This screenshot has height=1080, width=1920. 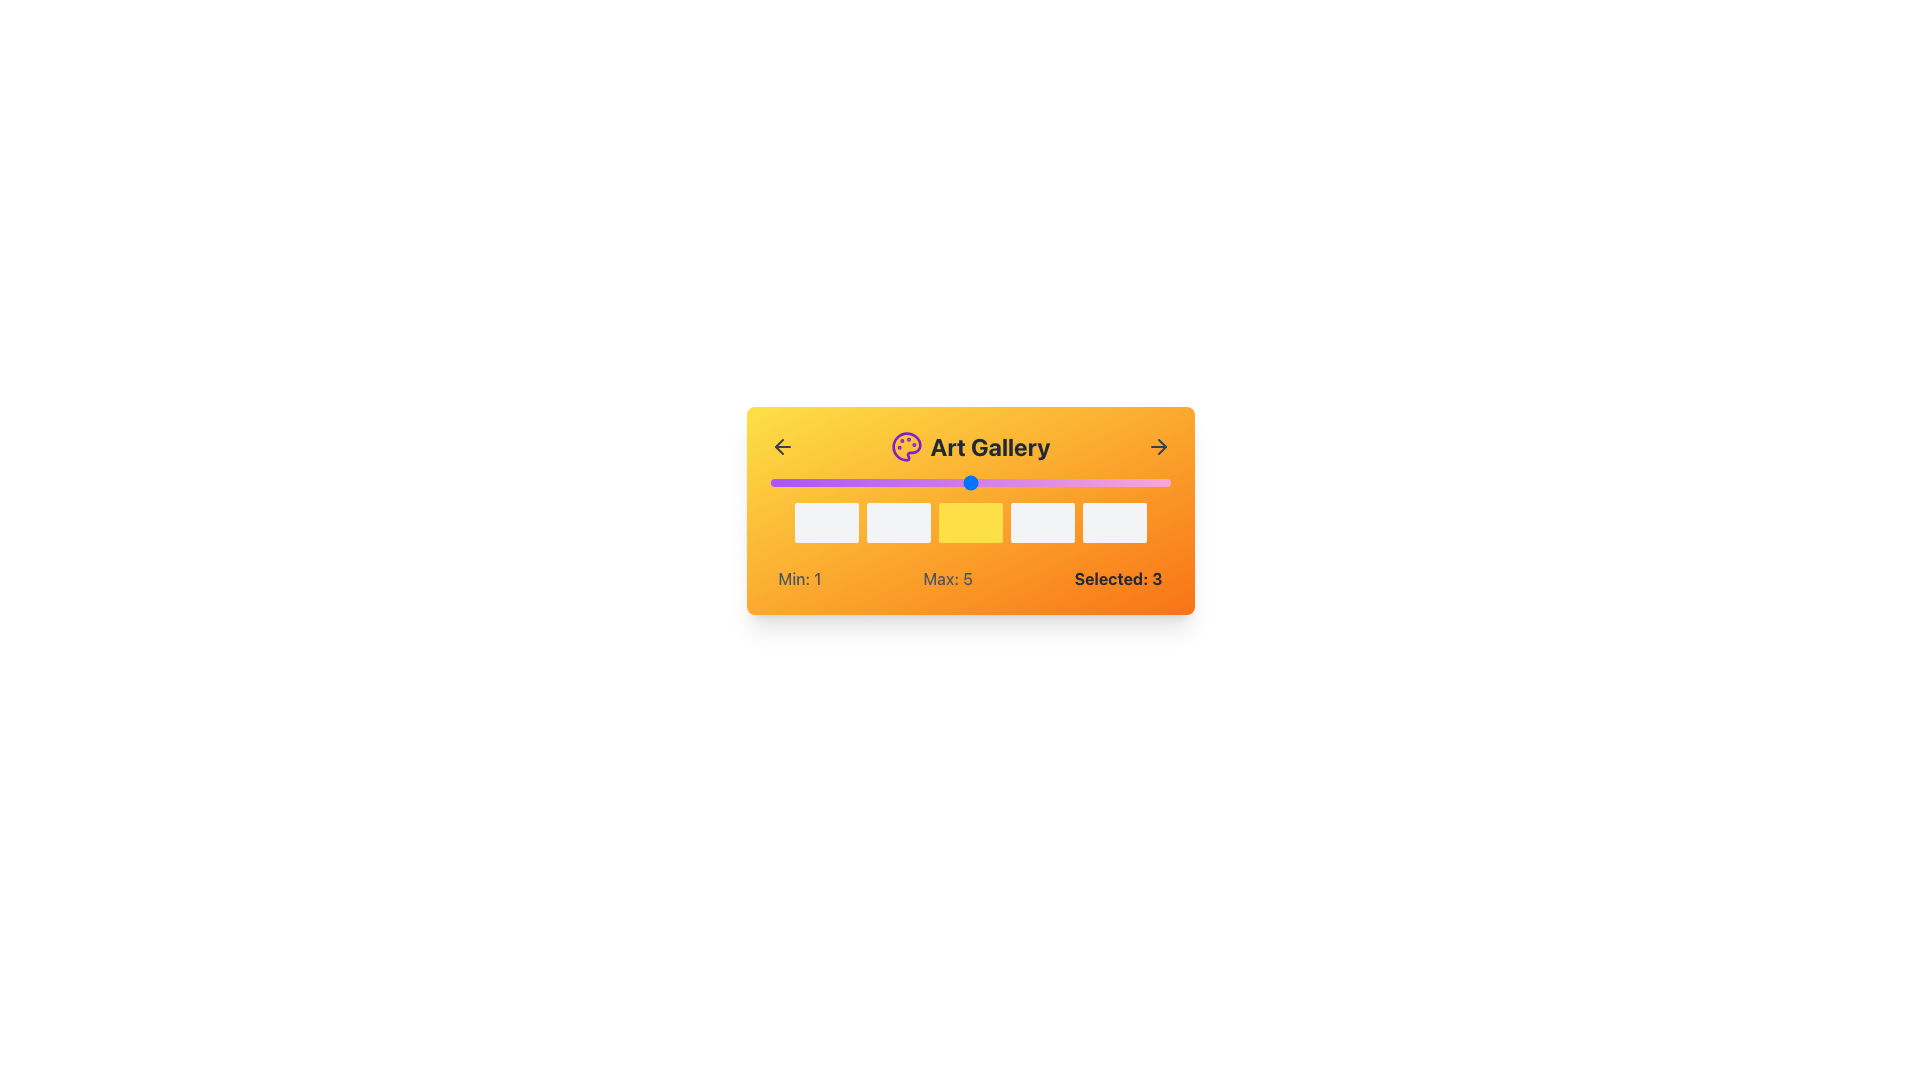 What do you see at coordinates (970, 482) in the screenshot?
I see `slider value` at bounding box center [970, 482].